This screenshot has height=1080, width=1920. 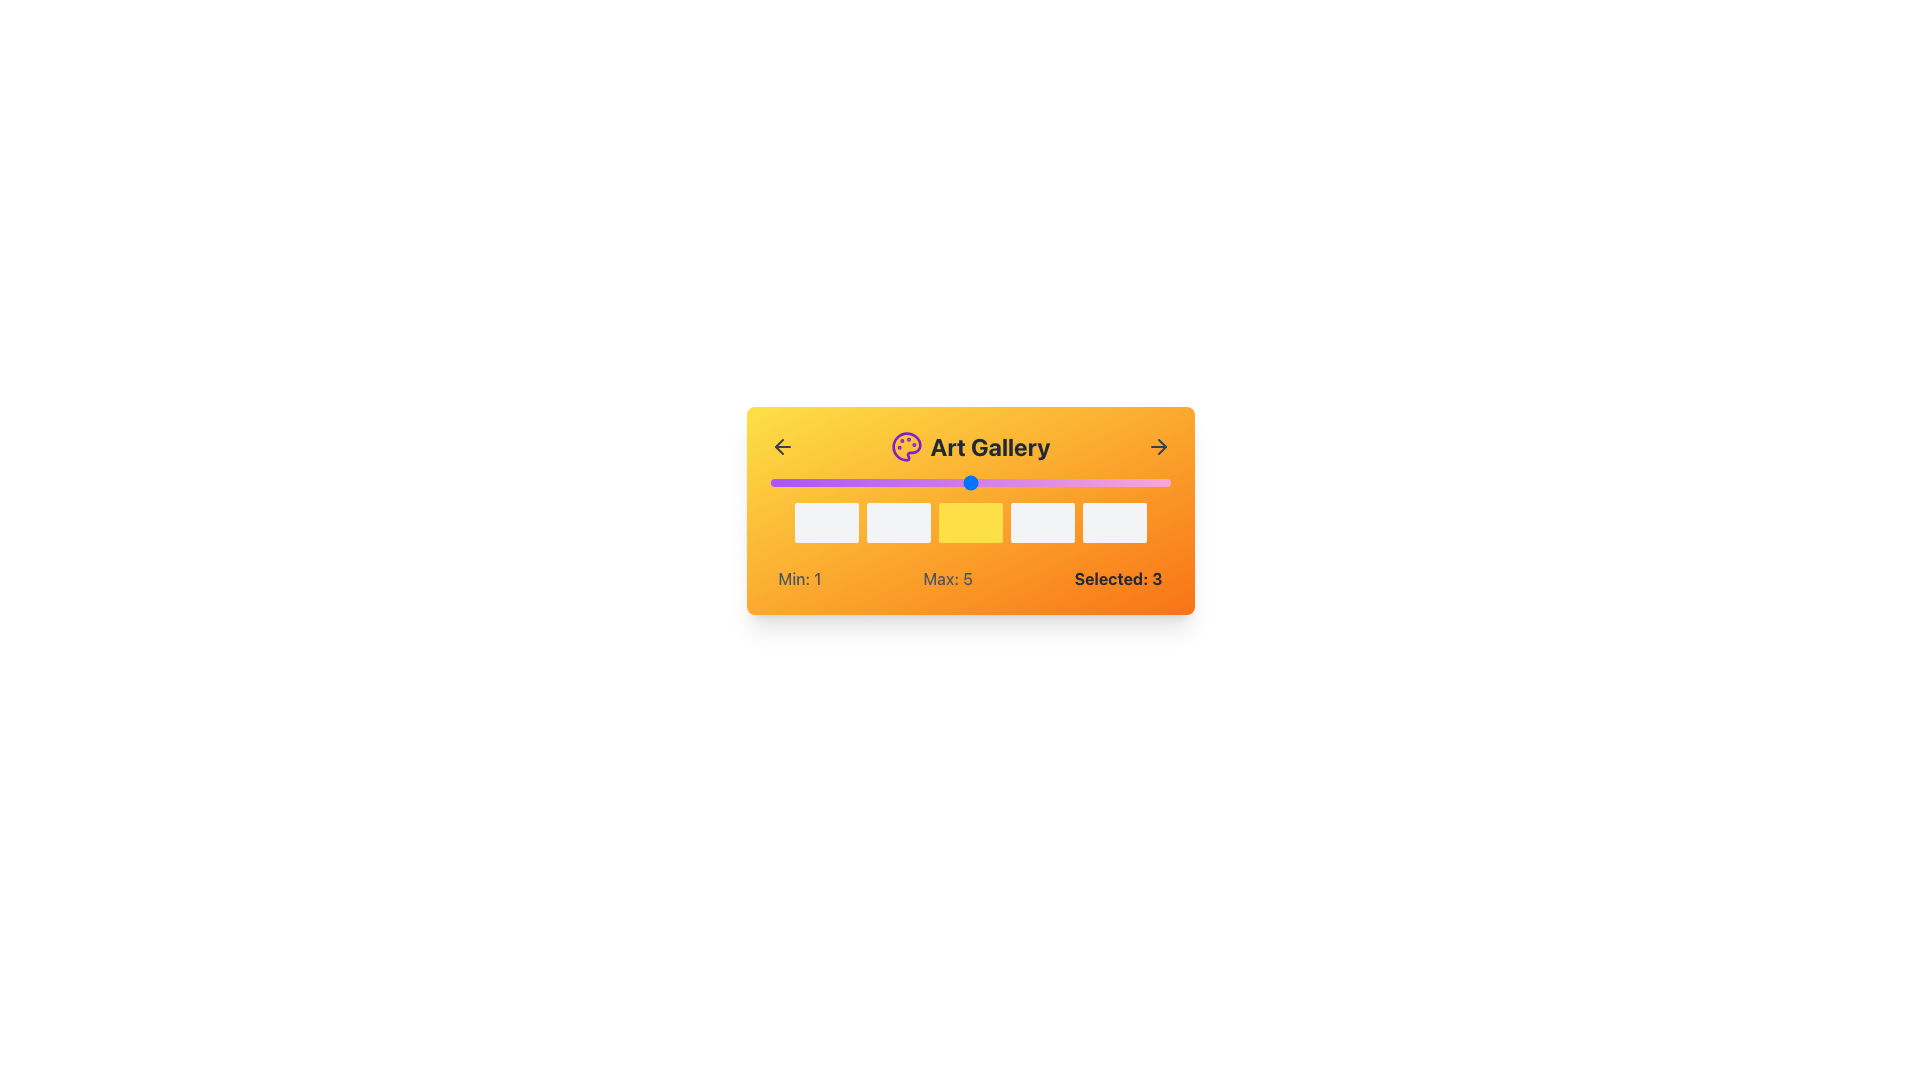 What do you see at coordinates (970, 482) in the screenshot?
I see `slider value` at bounding box center [970, 482].